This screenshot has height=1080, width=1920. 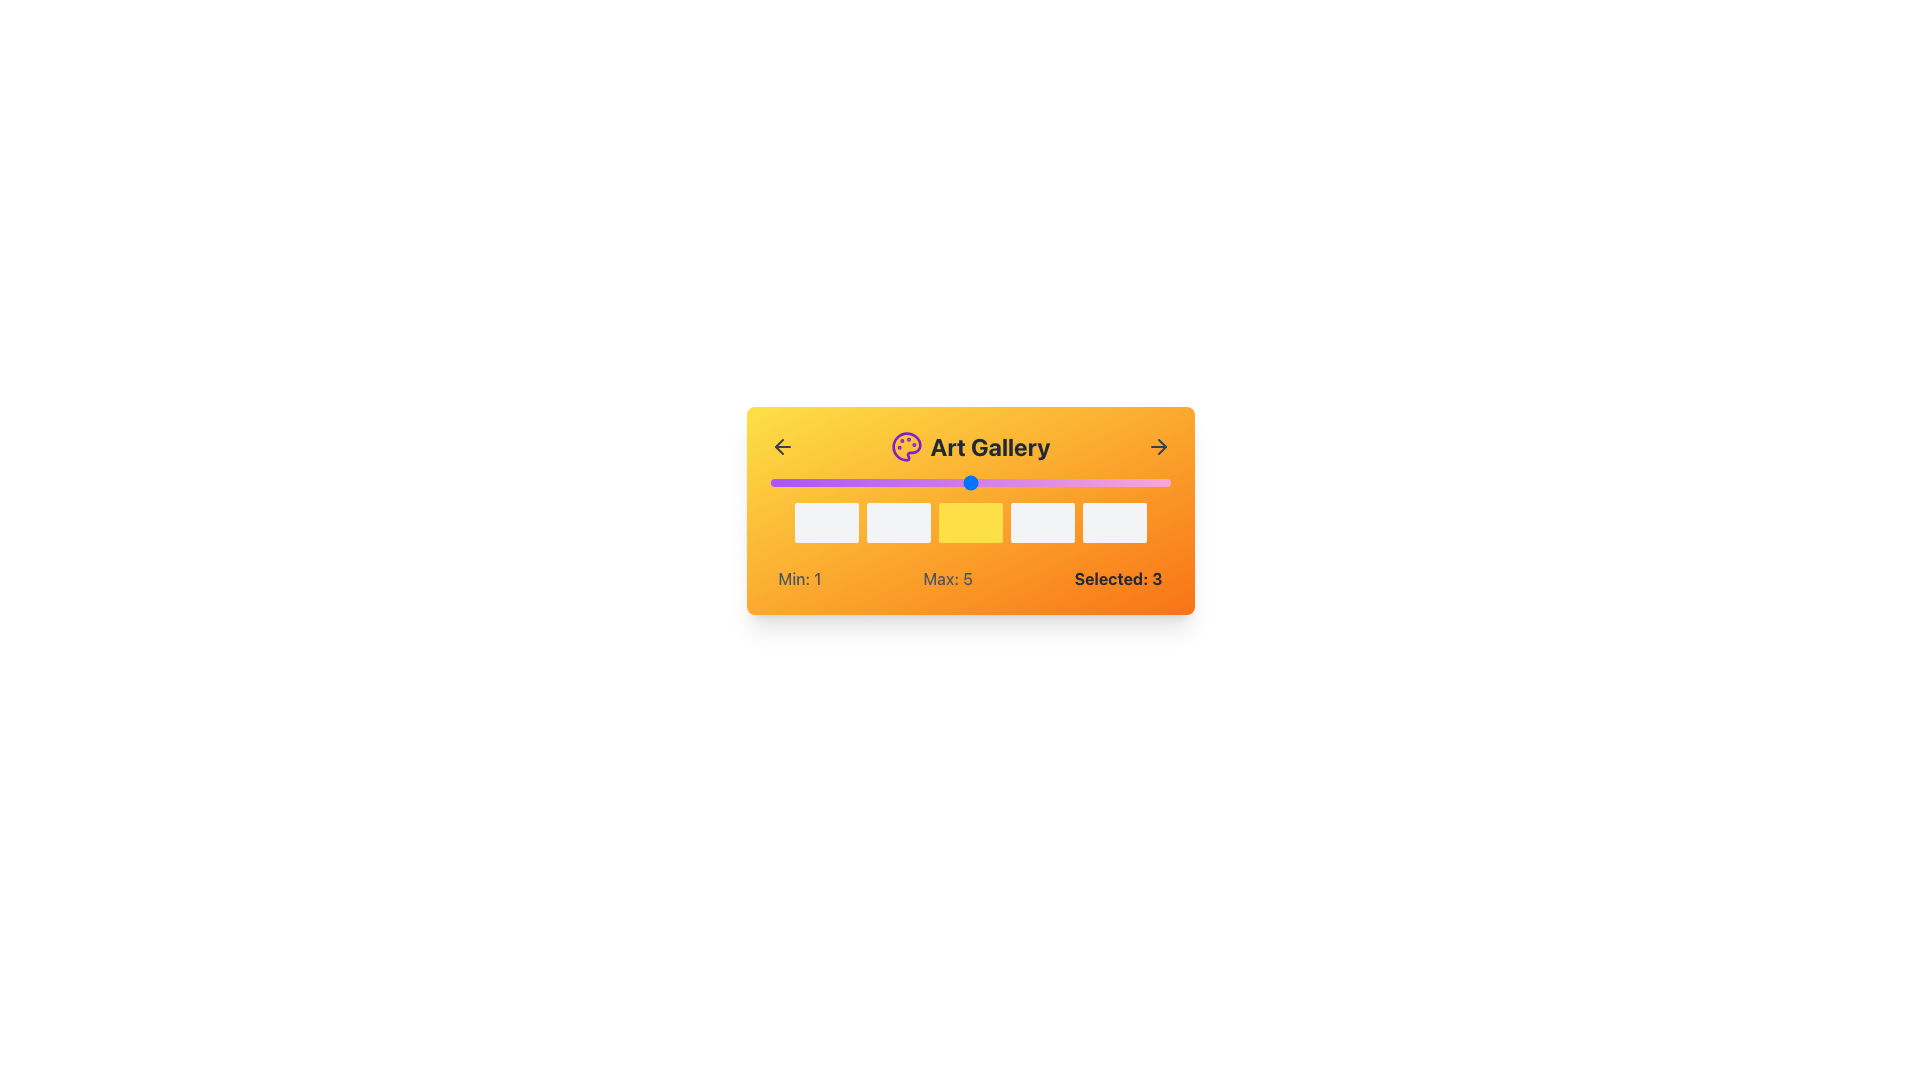 What do you see at coordinates (970, 482) in the screenshot?
I see `slider value` at bounding box center [970, 482].